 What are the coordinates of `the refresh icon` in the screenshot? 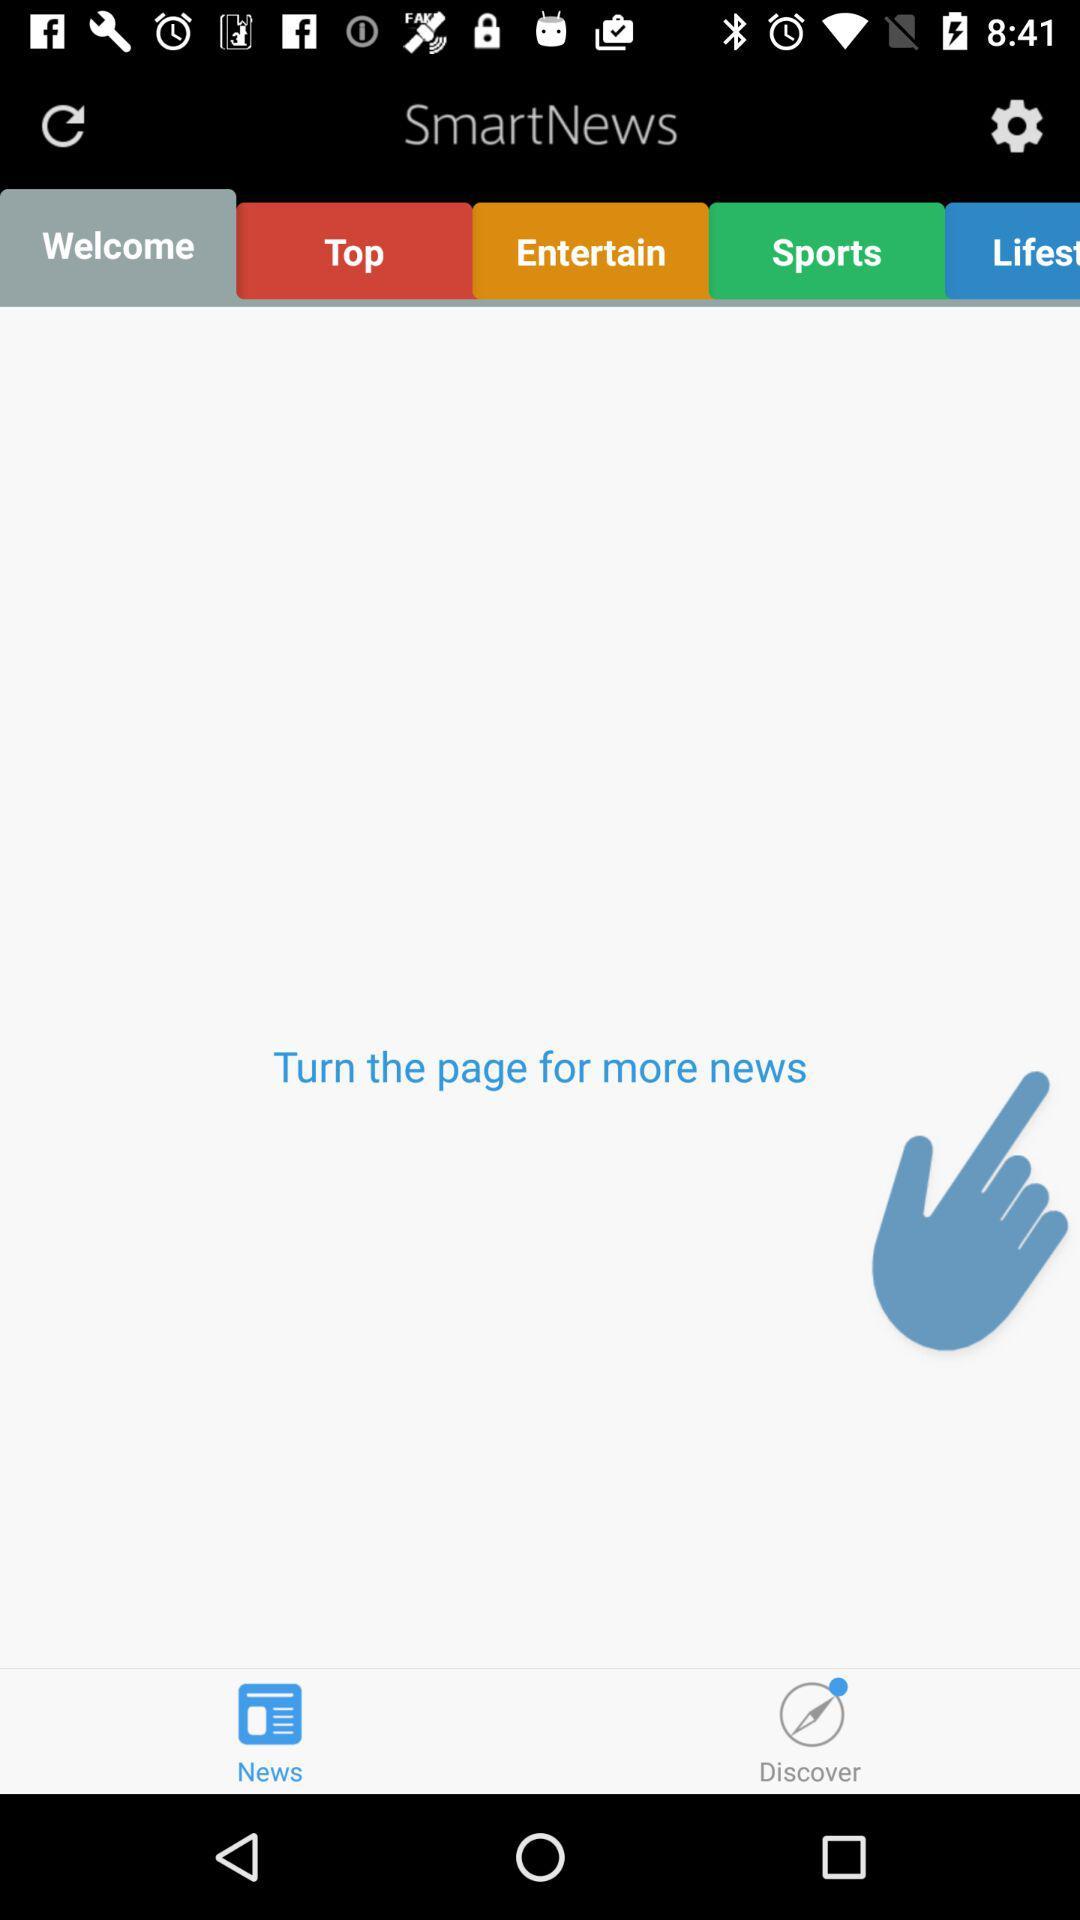 It's located at (61, 124).